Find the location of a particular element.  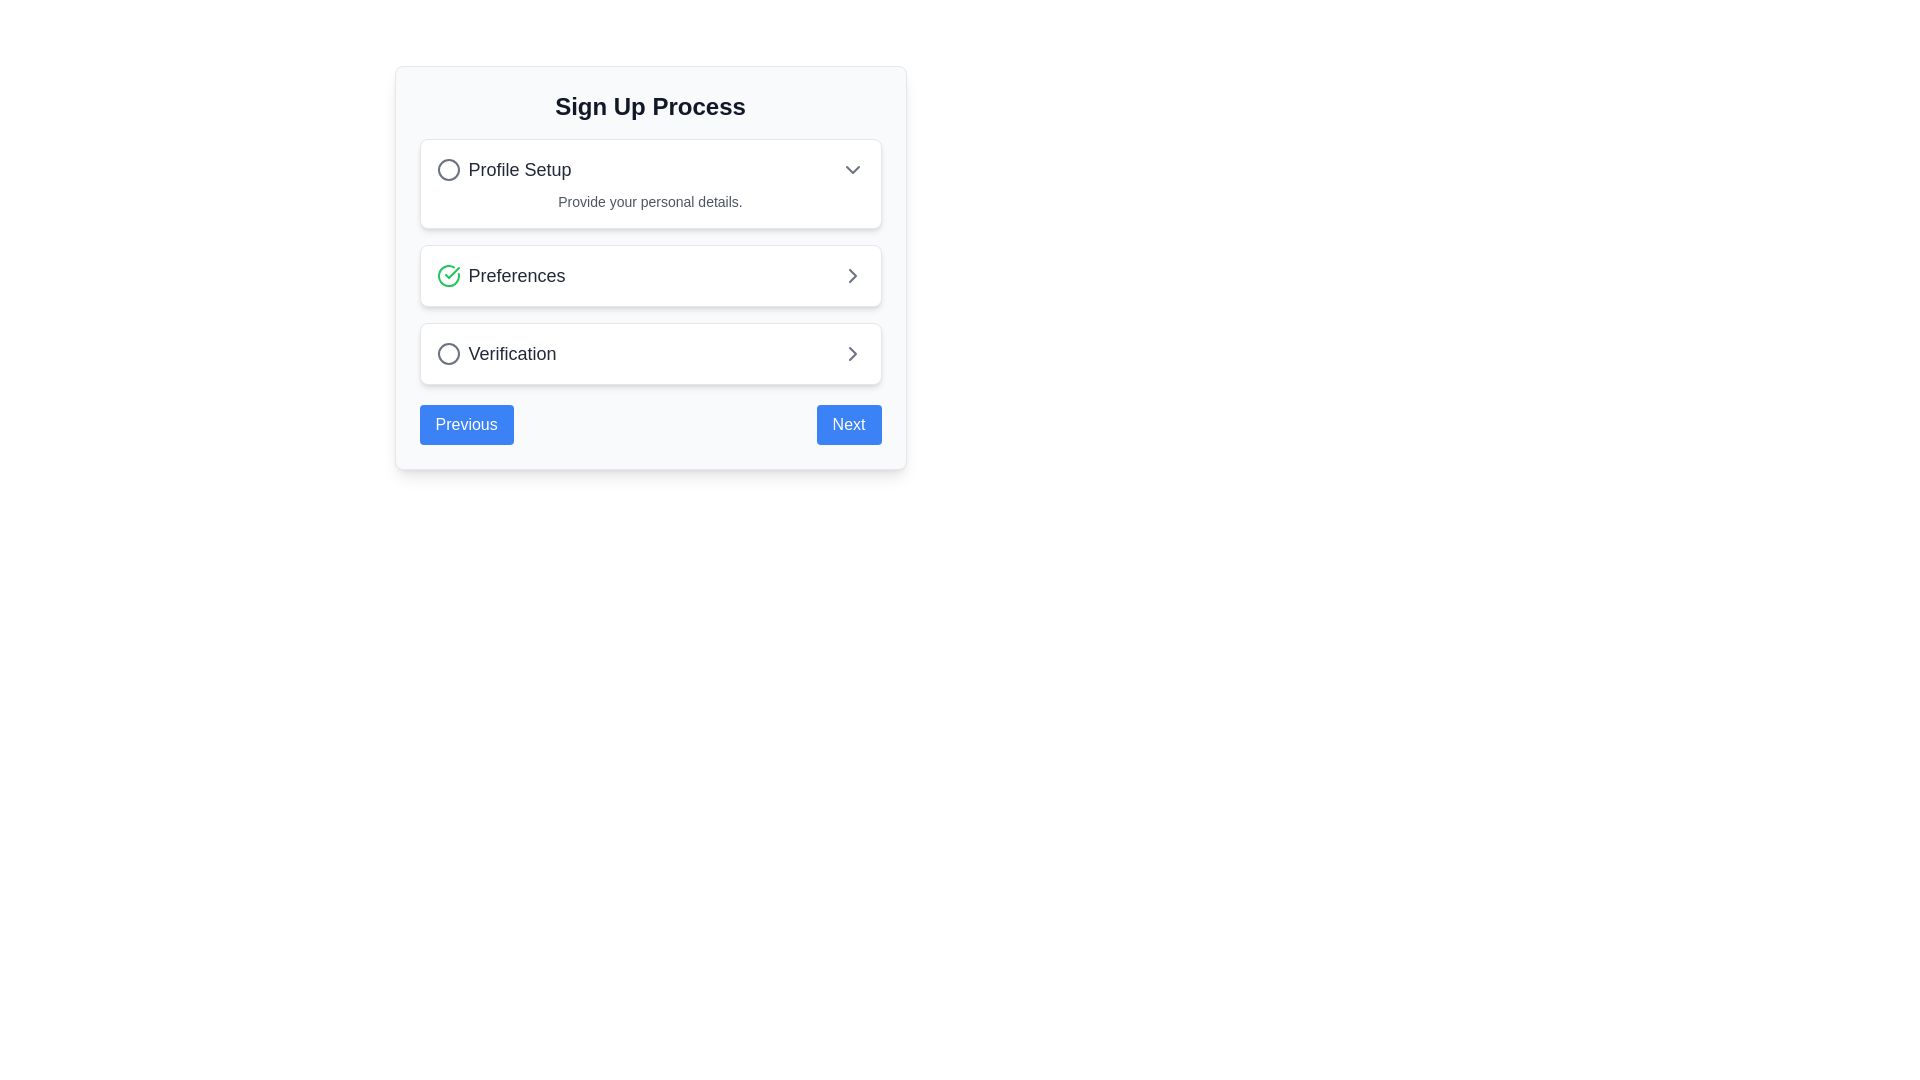

the 'Verification' text label, which is bold and dark gray, positioned in the step-by-step navigation component is located at coordinates (512, 353).